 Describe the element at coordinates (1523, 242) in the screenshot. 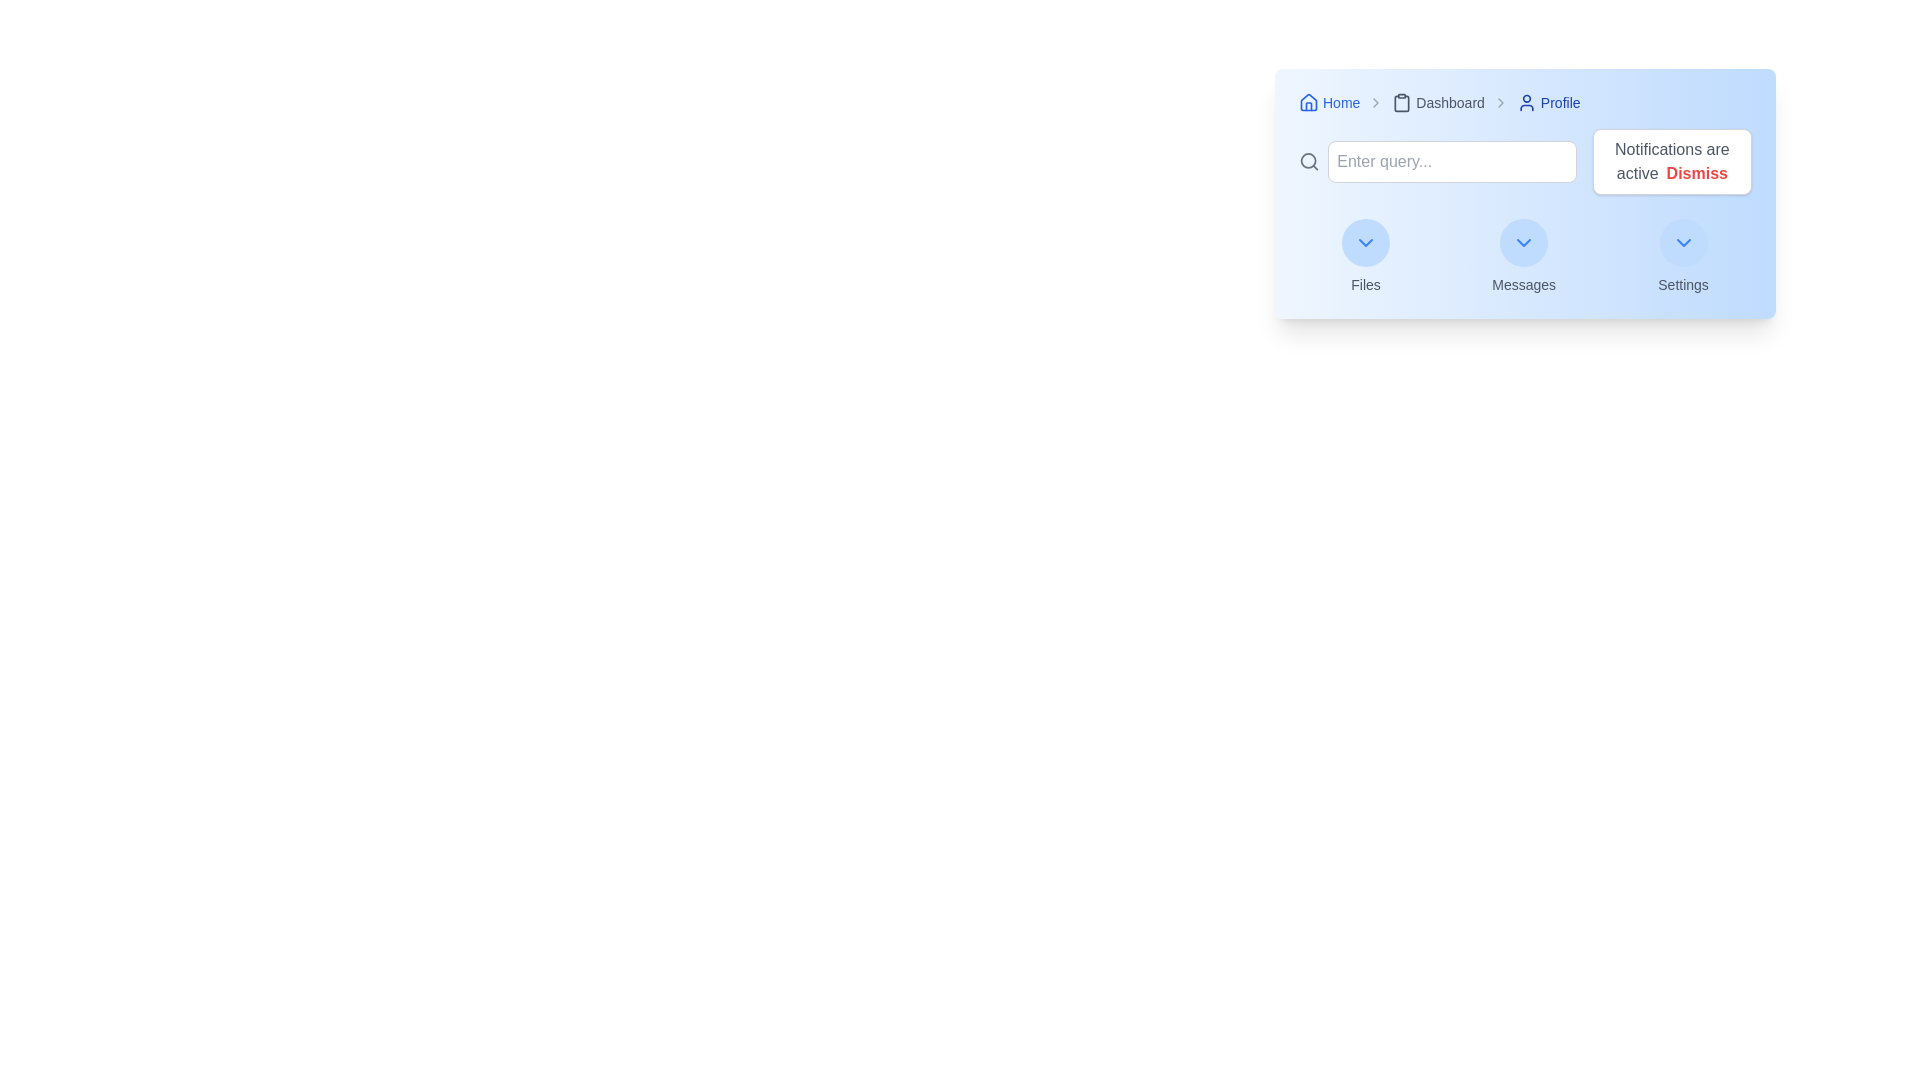

I see `the downward-pointing chevron icon with a blue stroke color, located within the circular 'Messages' button` at that location.